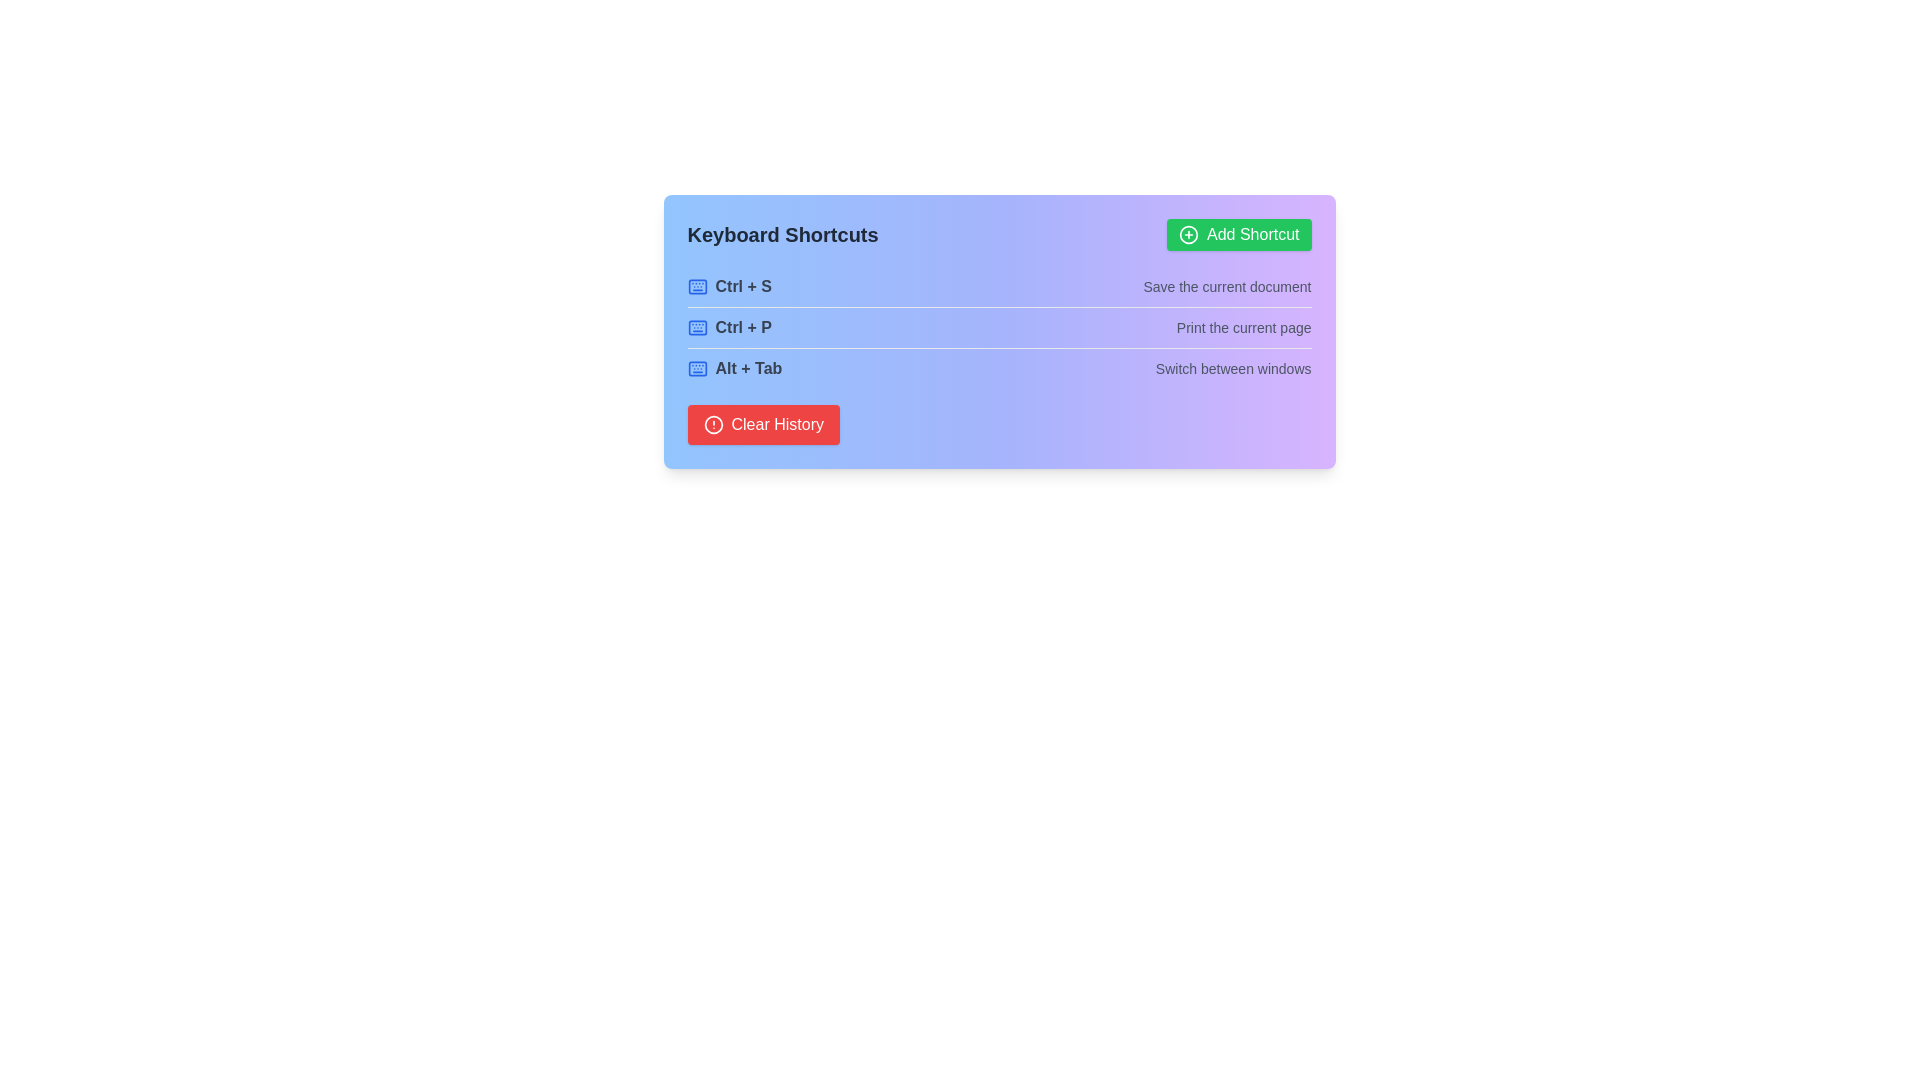 Image resolution: width=1920 pixels, height=1080 pixels. Describe the element at coordinates (762, 423) in the screenshot. I see `the rectangular button with rounded corners and vibrant red background labeled 'Clear History'` at that location.